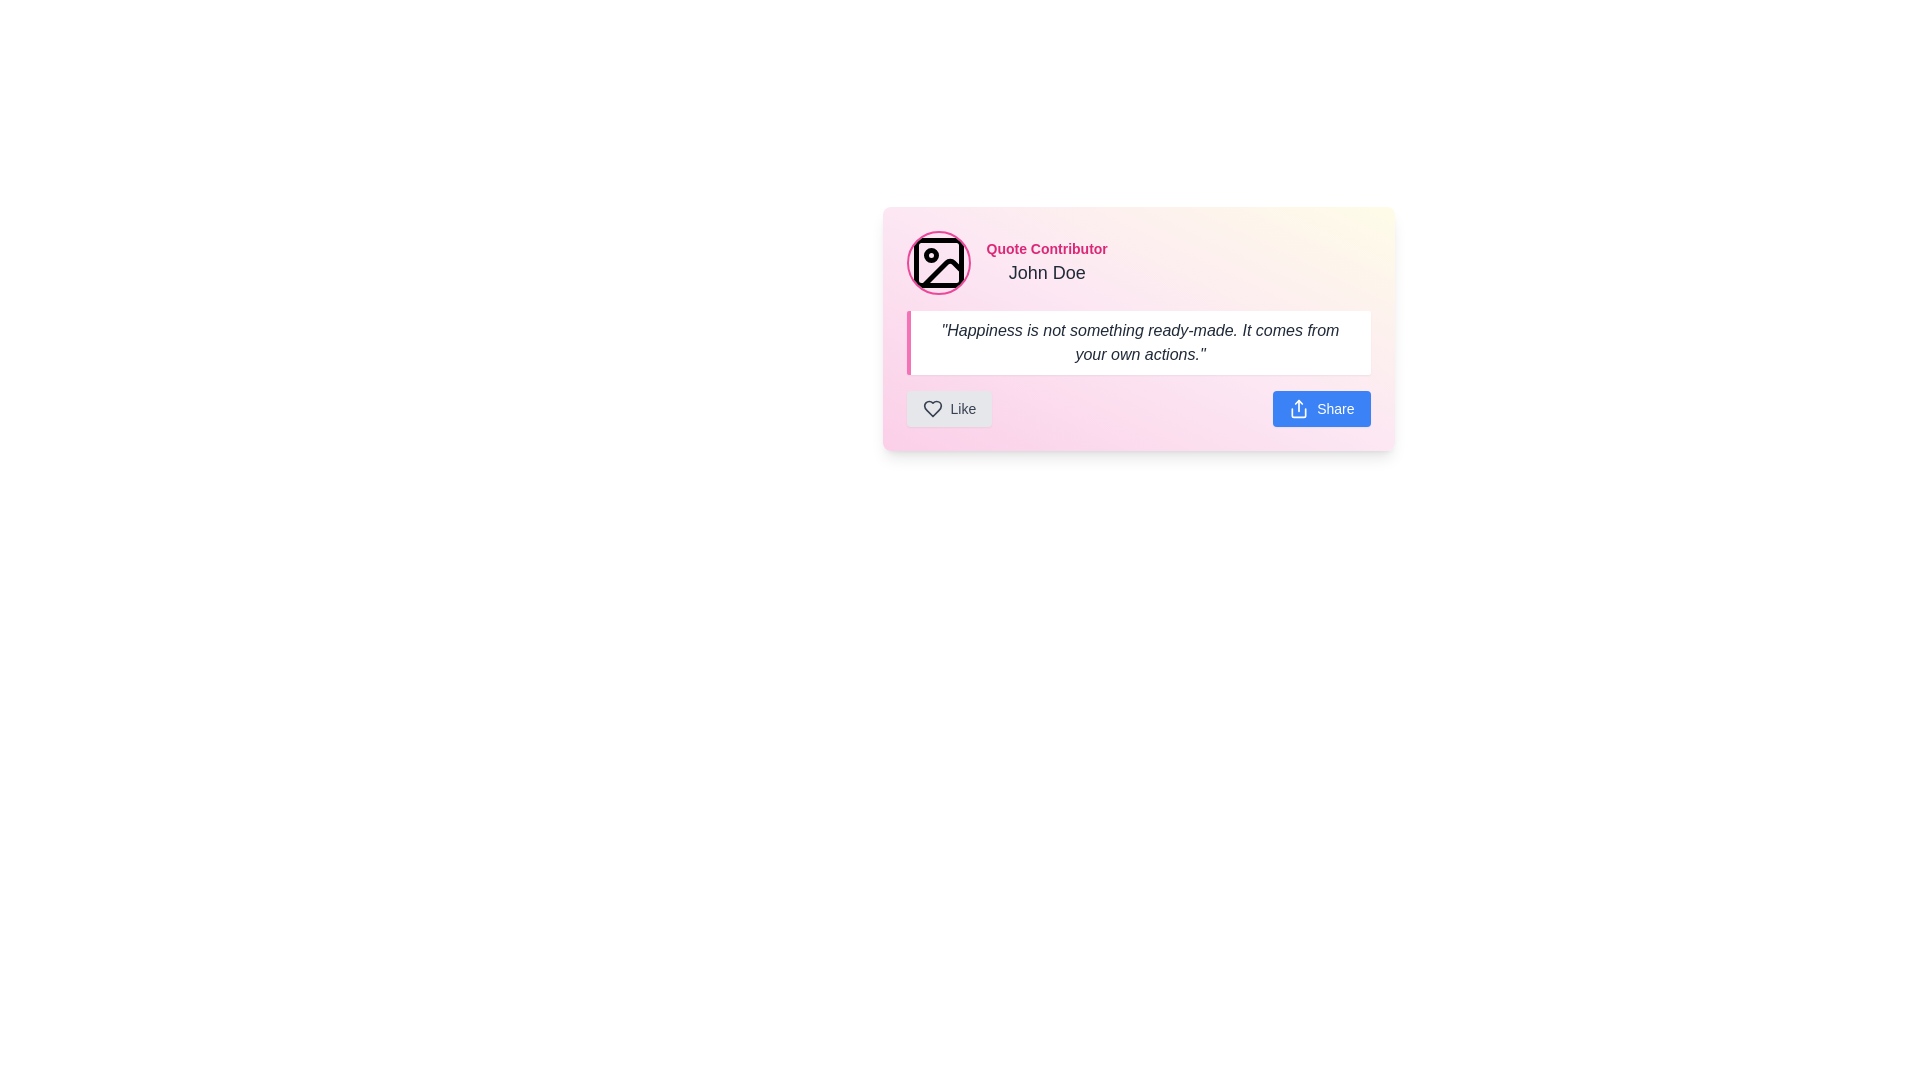 Image resolution: width=1920 pixels, height=1080 pixels. Describe the element at coordinates (937, 261) in the screenshot. I see `the Profile Image Placeholder for contributor 'John Doe'` at that location.